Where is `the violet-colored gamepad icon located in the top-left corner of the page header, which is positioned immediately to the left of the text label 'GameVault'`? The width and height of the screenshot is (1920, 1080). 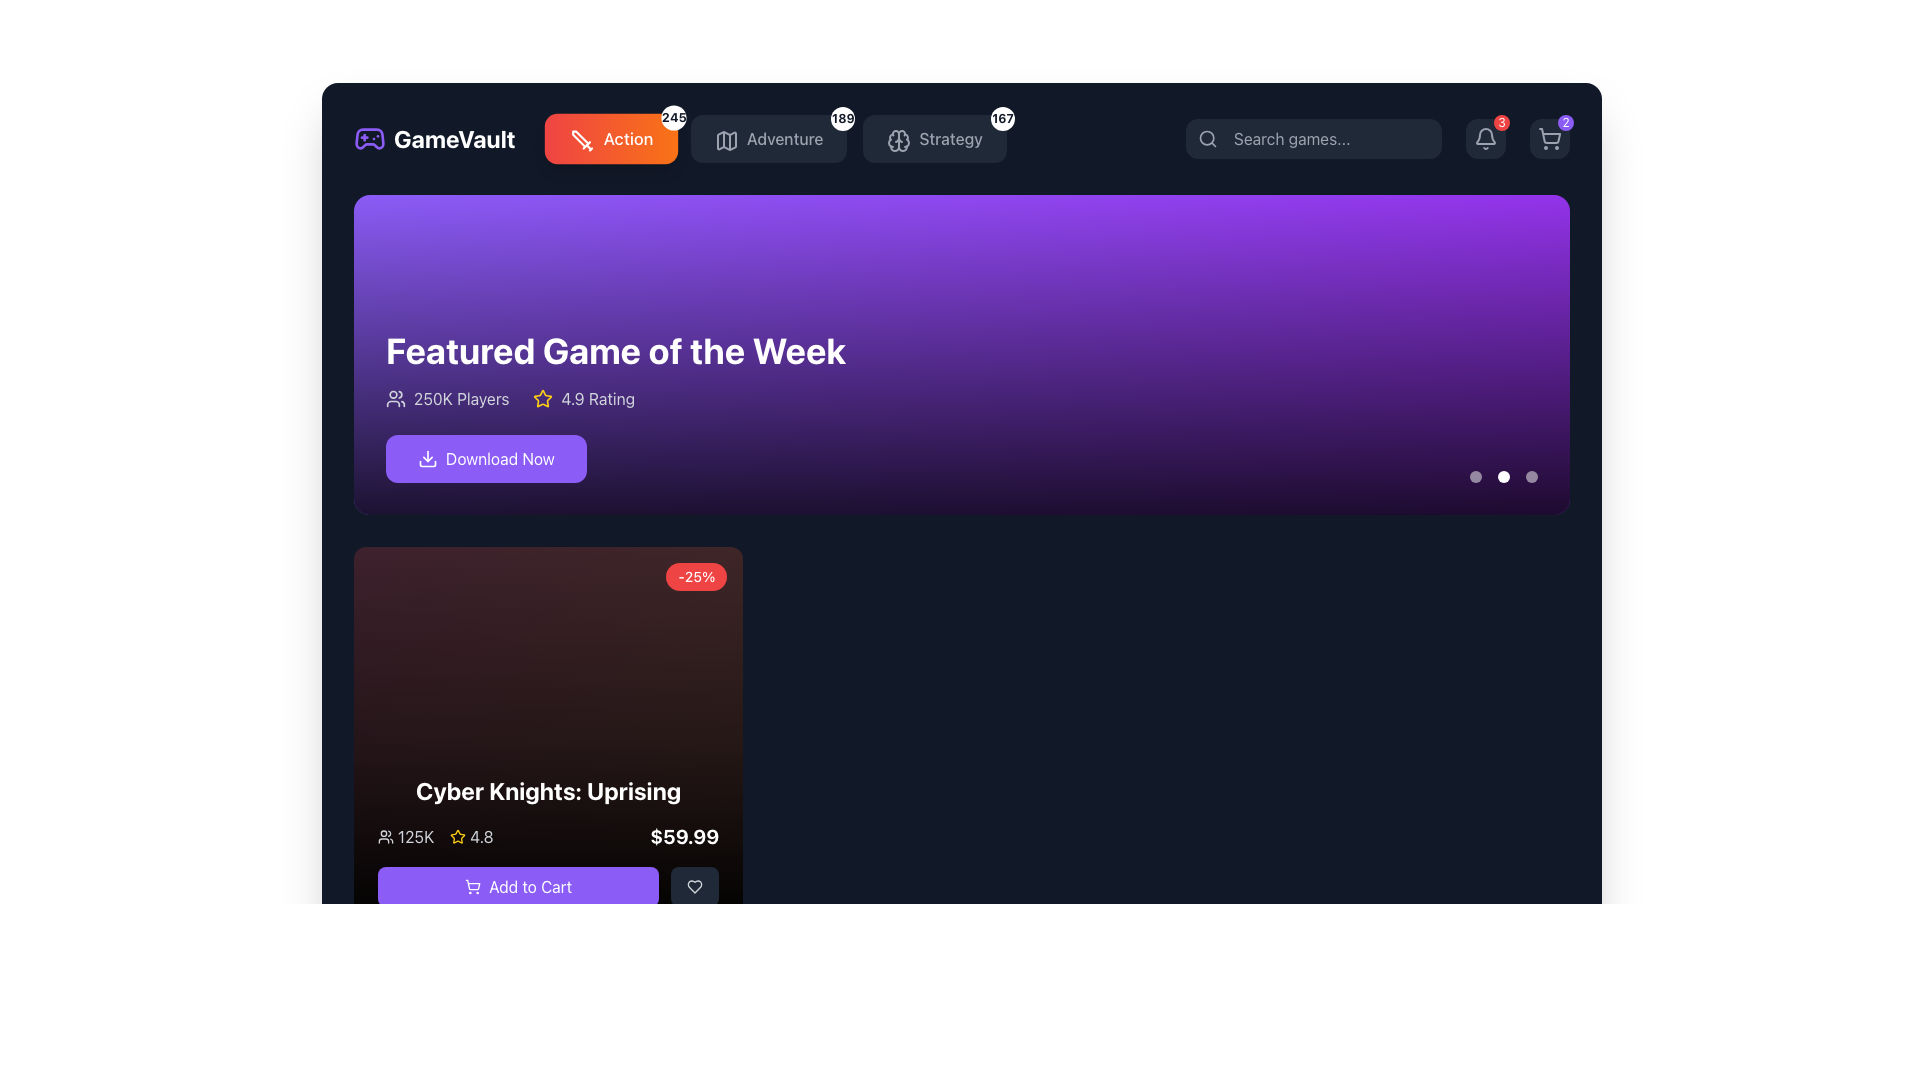 the violet-colored gamepad icon located in the top-left corner of the page header, which is positioned immediately to the left of the text label 'GameVault' is located at coordinates (369, 137).